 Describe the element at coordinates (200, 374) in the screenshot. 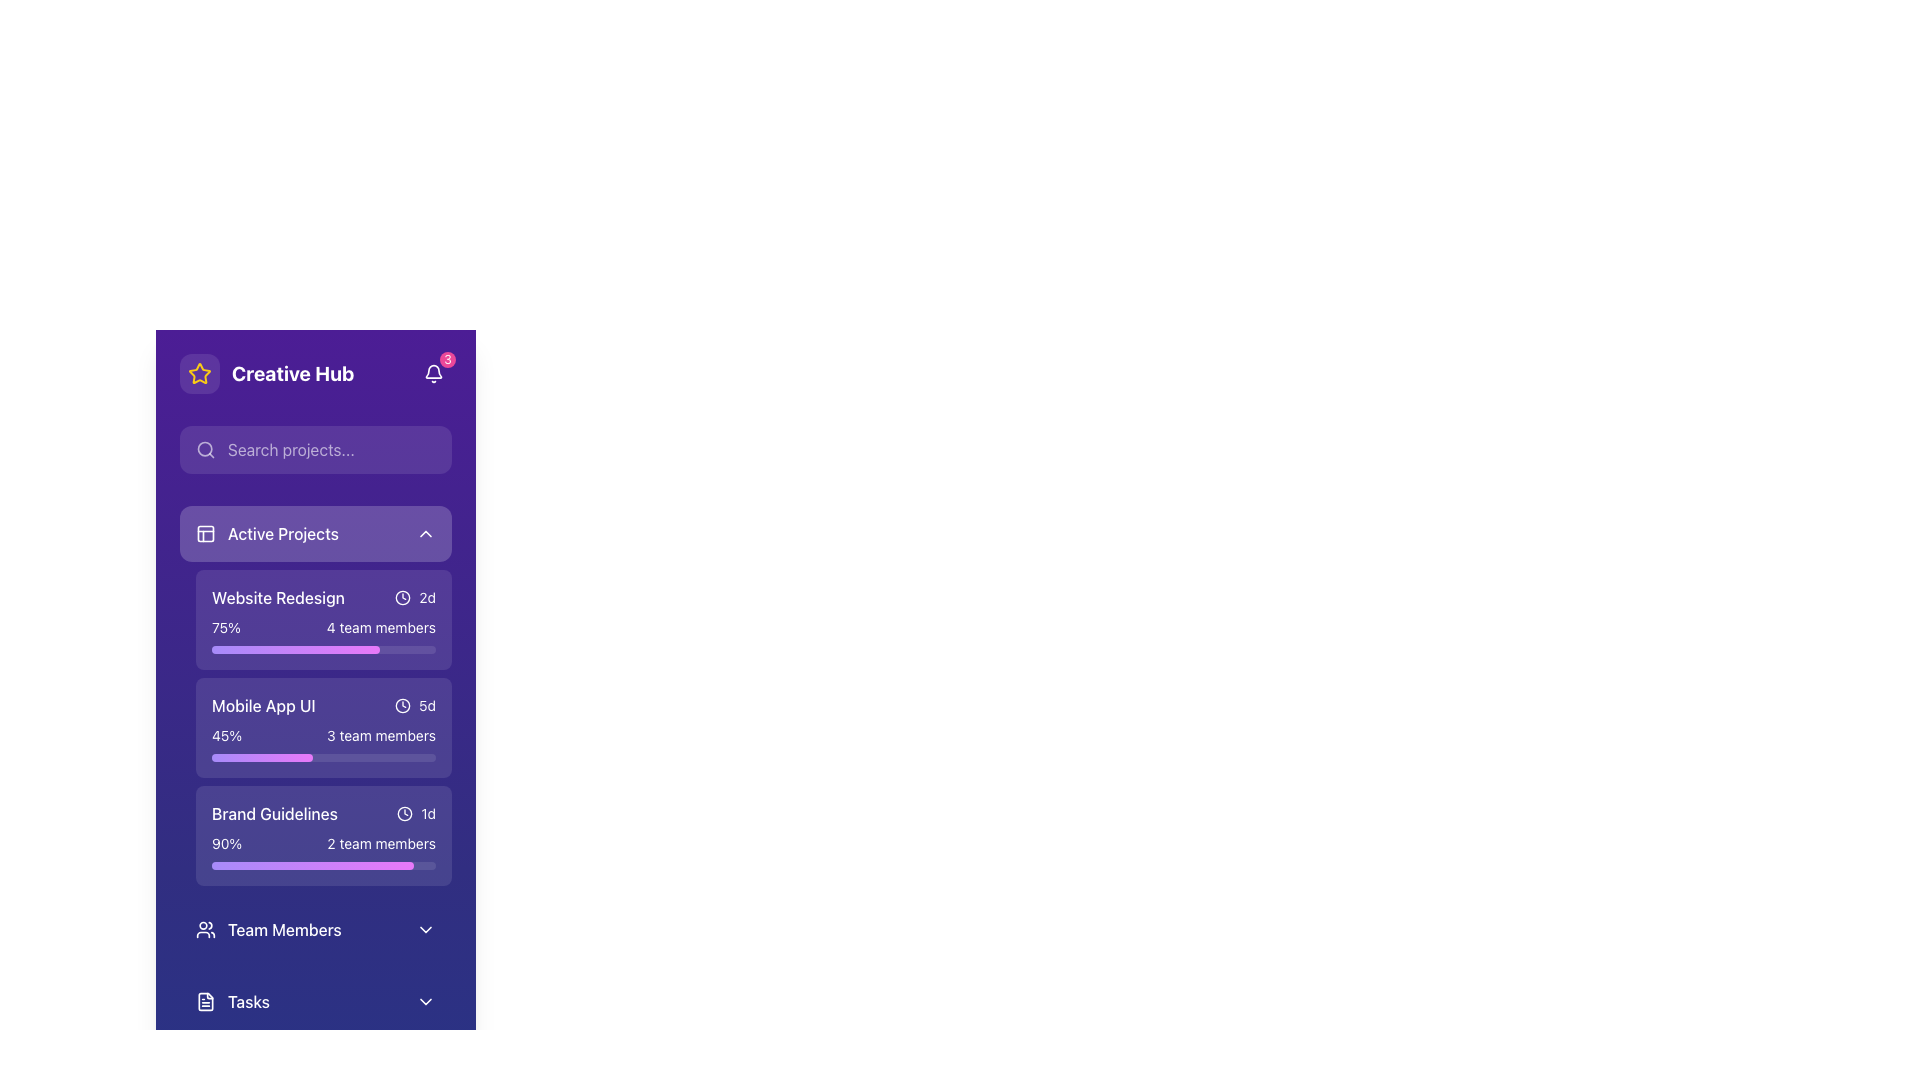

I see `the favorites button located to the left of the 'Creative Hub' title, which serves to highlight or indicate featured items` at that location.